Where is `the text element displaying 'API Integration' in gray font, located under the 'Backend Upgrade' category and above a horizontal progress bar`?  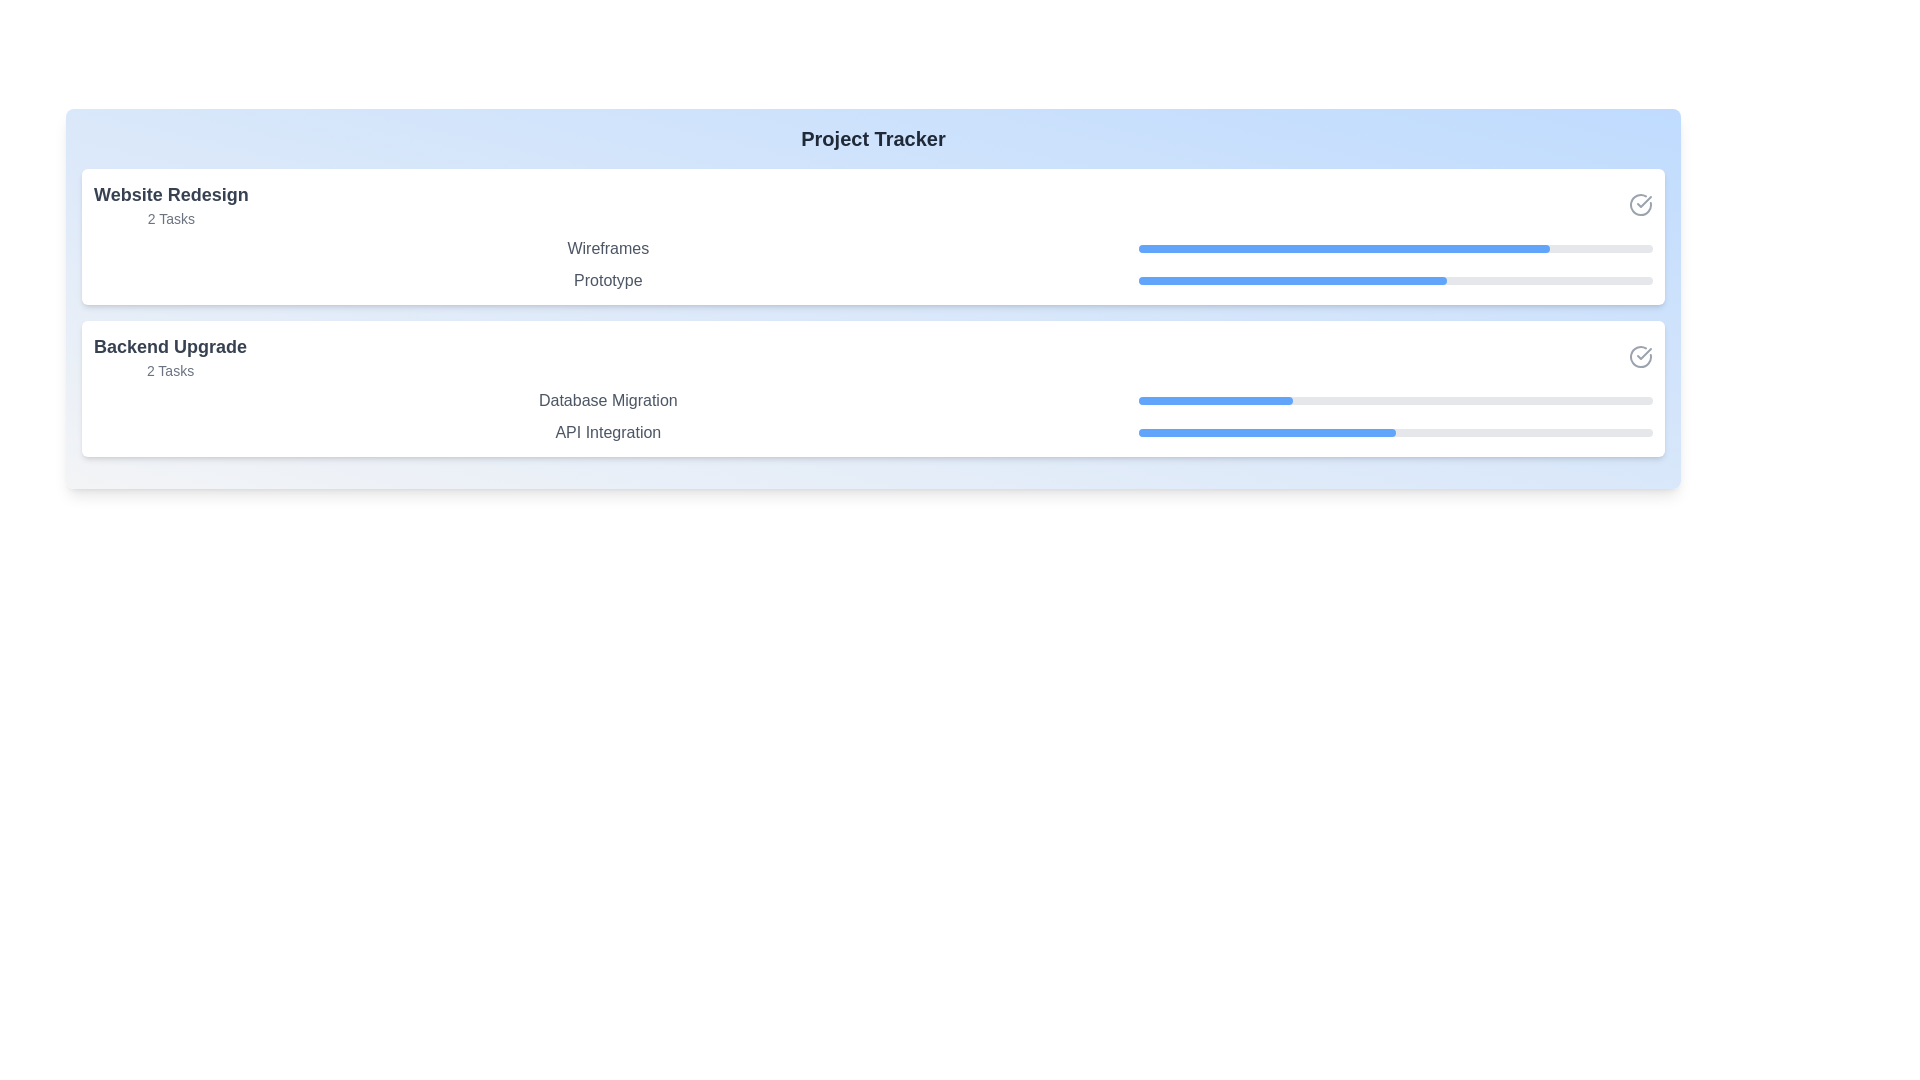 the text element displaying 'API Integration' in gray font, located under the 'Backend Upgrade' category and above a horizontal progress bar is located at coordinates (607, 431).